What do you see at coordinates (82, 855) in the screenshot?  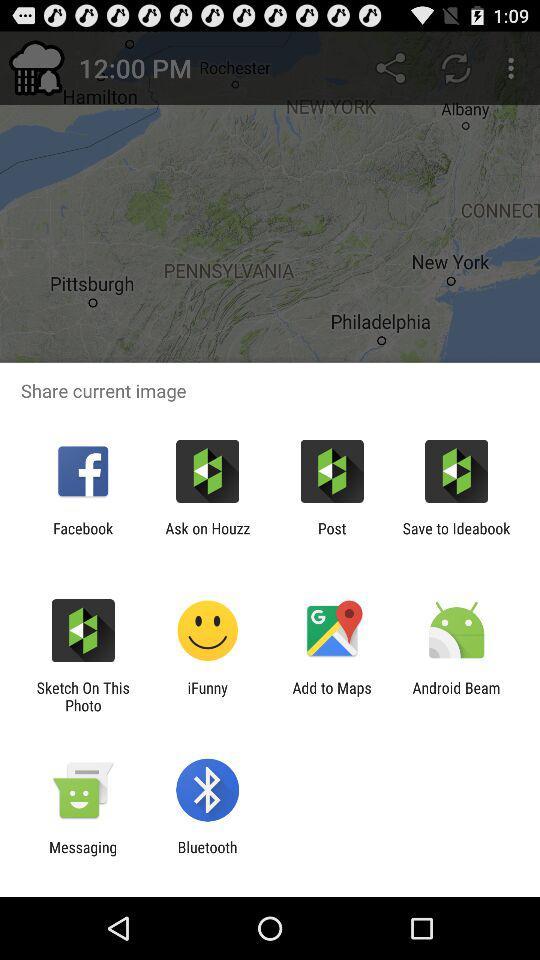 I see `the app next to bluetooth icon` at bounding box center [82, 855].